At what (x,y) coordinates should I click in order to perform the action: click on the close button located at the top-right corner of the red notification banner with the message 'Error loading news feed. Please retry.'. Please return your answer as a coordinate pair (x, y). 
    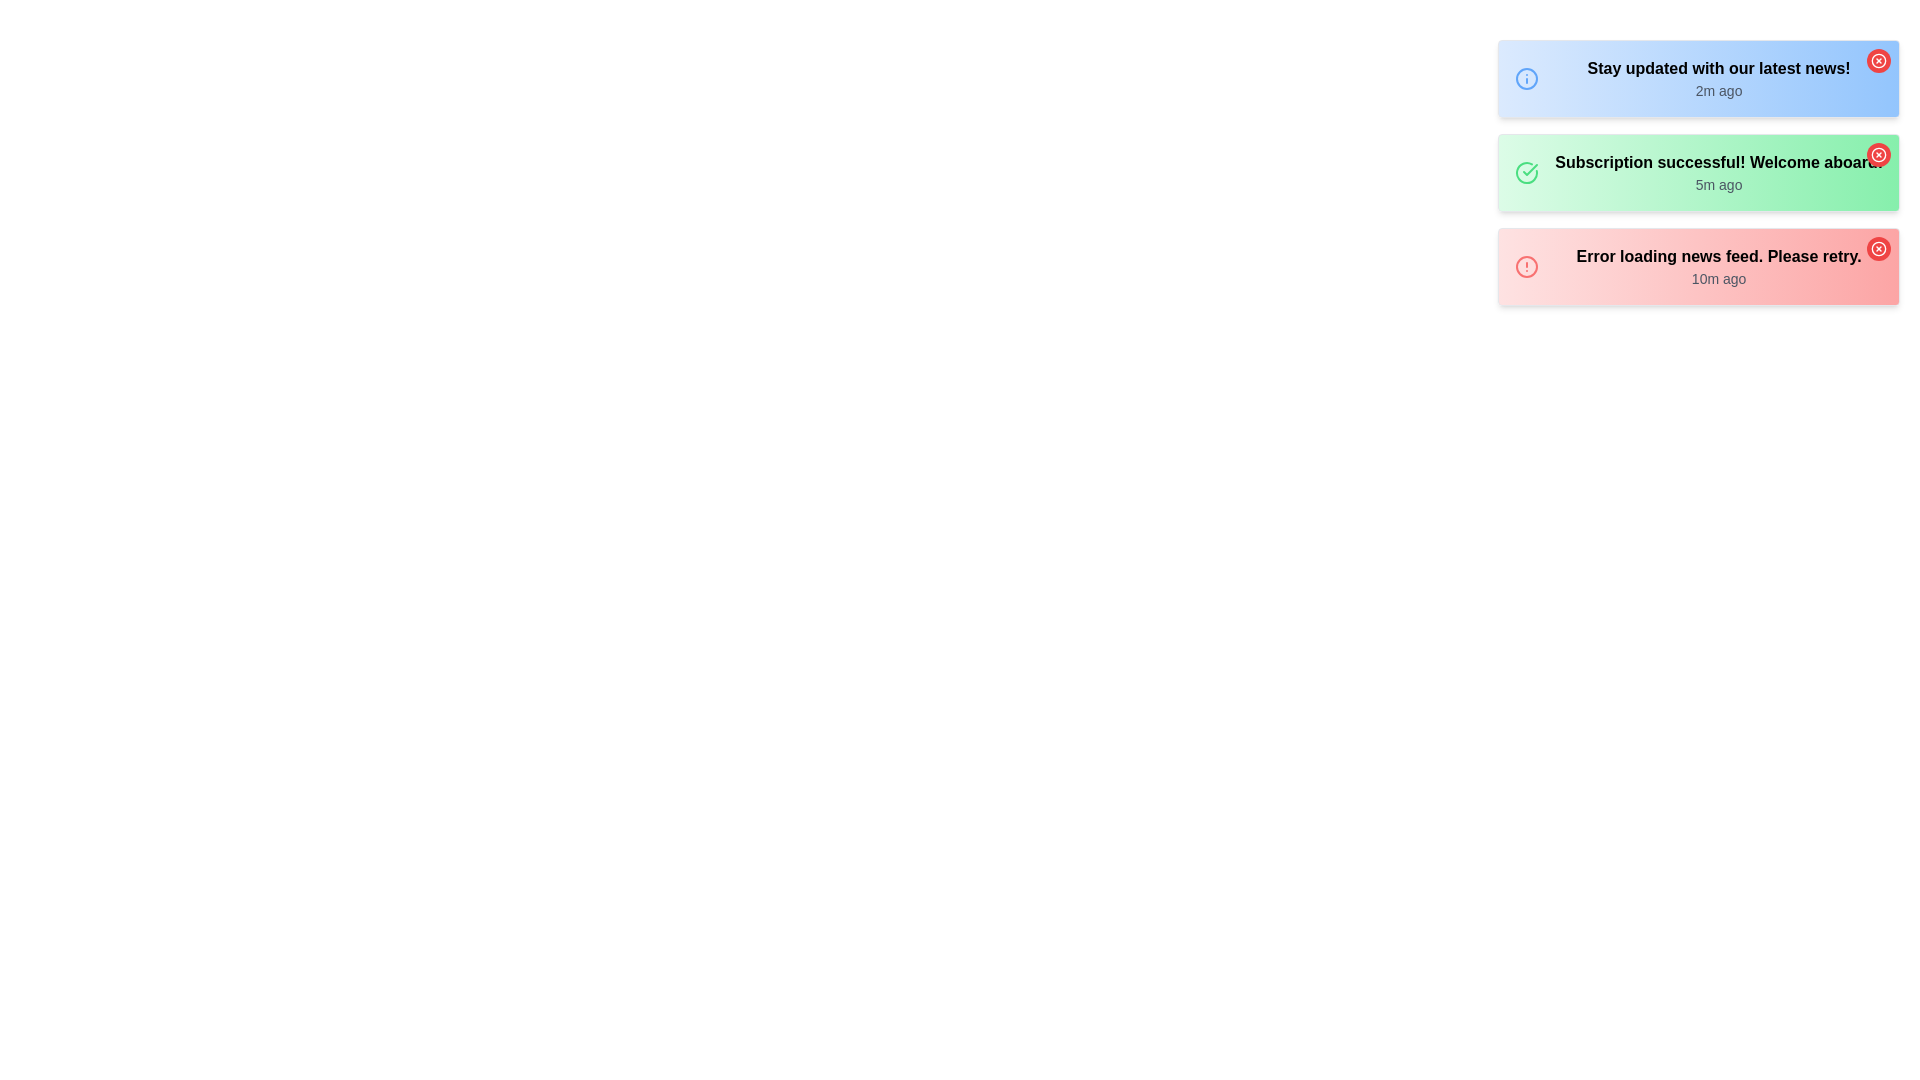
    Looking at the image, I should click on (1877, 248).